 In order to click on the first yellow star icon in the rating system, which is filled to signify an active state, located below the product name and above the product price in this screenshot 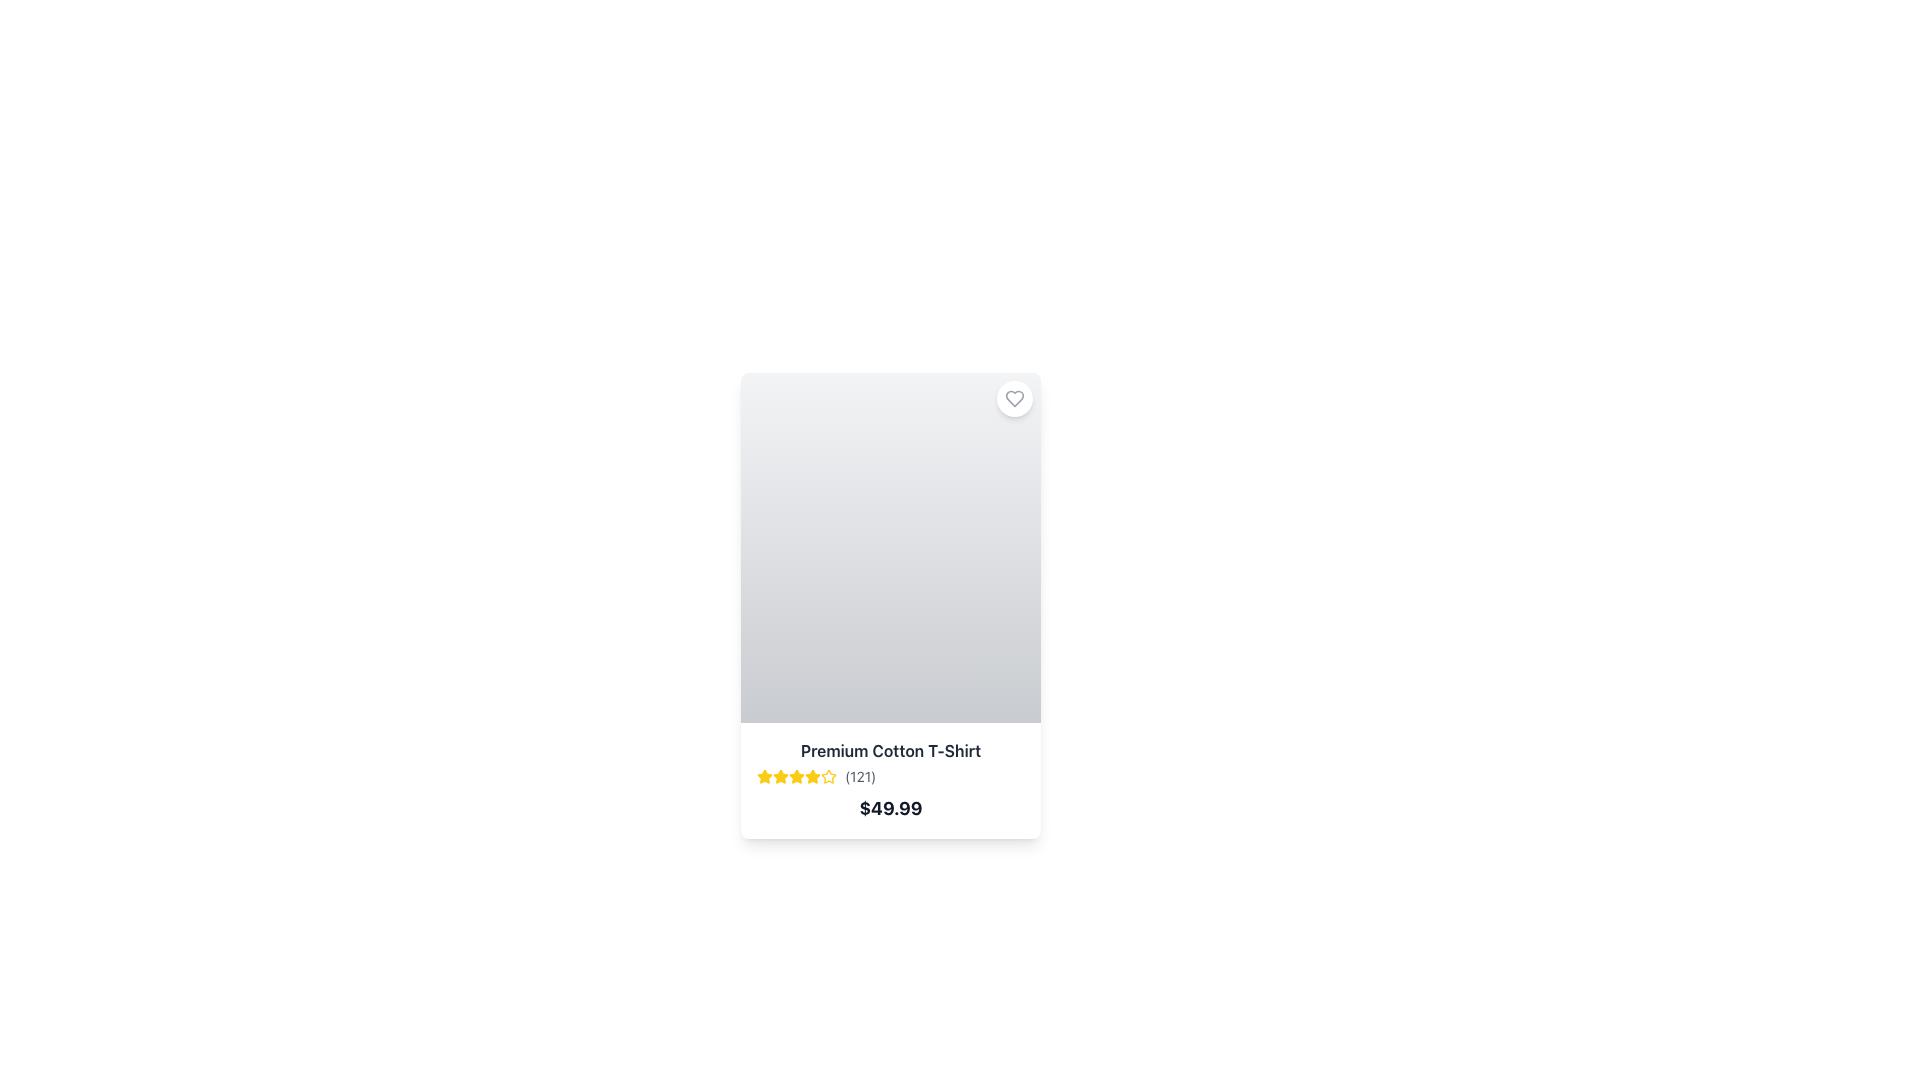, I will do `click(763, 775)`.